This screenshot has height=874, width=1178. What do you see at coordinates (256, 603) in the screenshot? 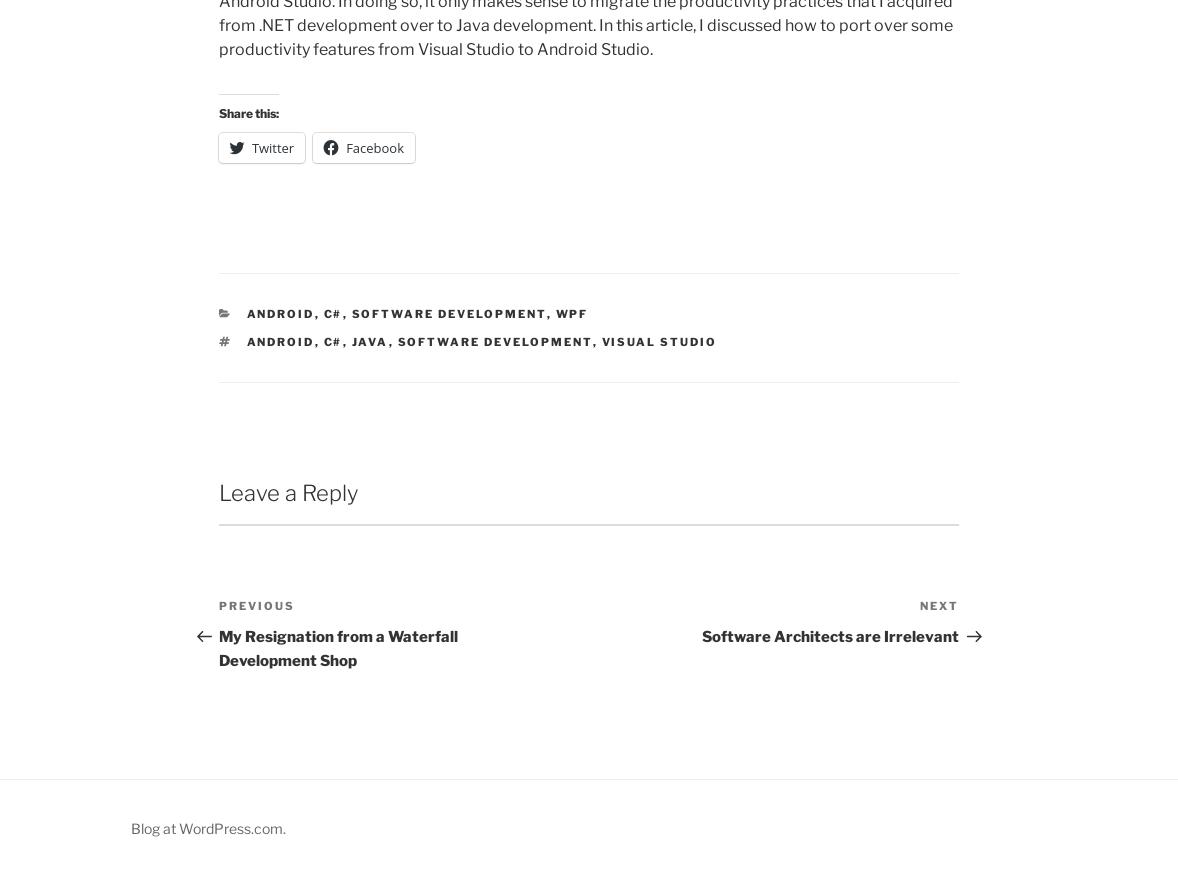
I see `'Previous'` at bounding box center [256, 603].